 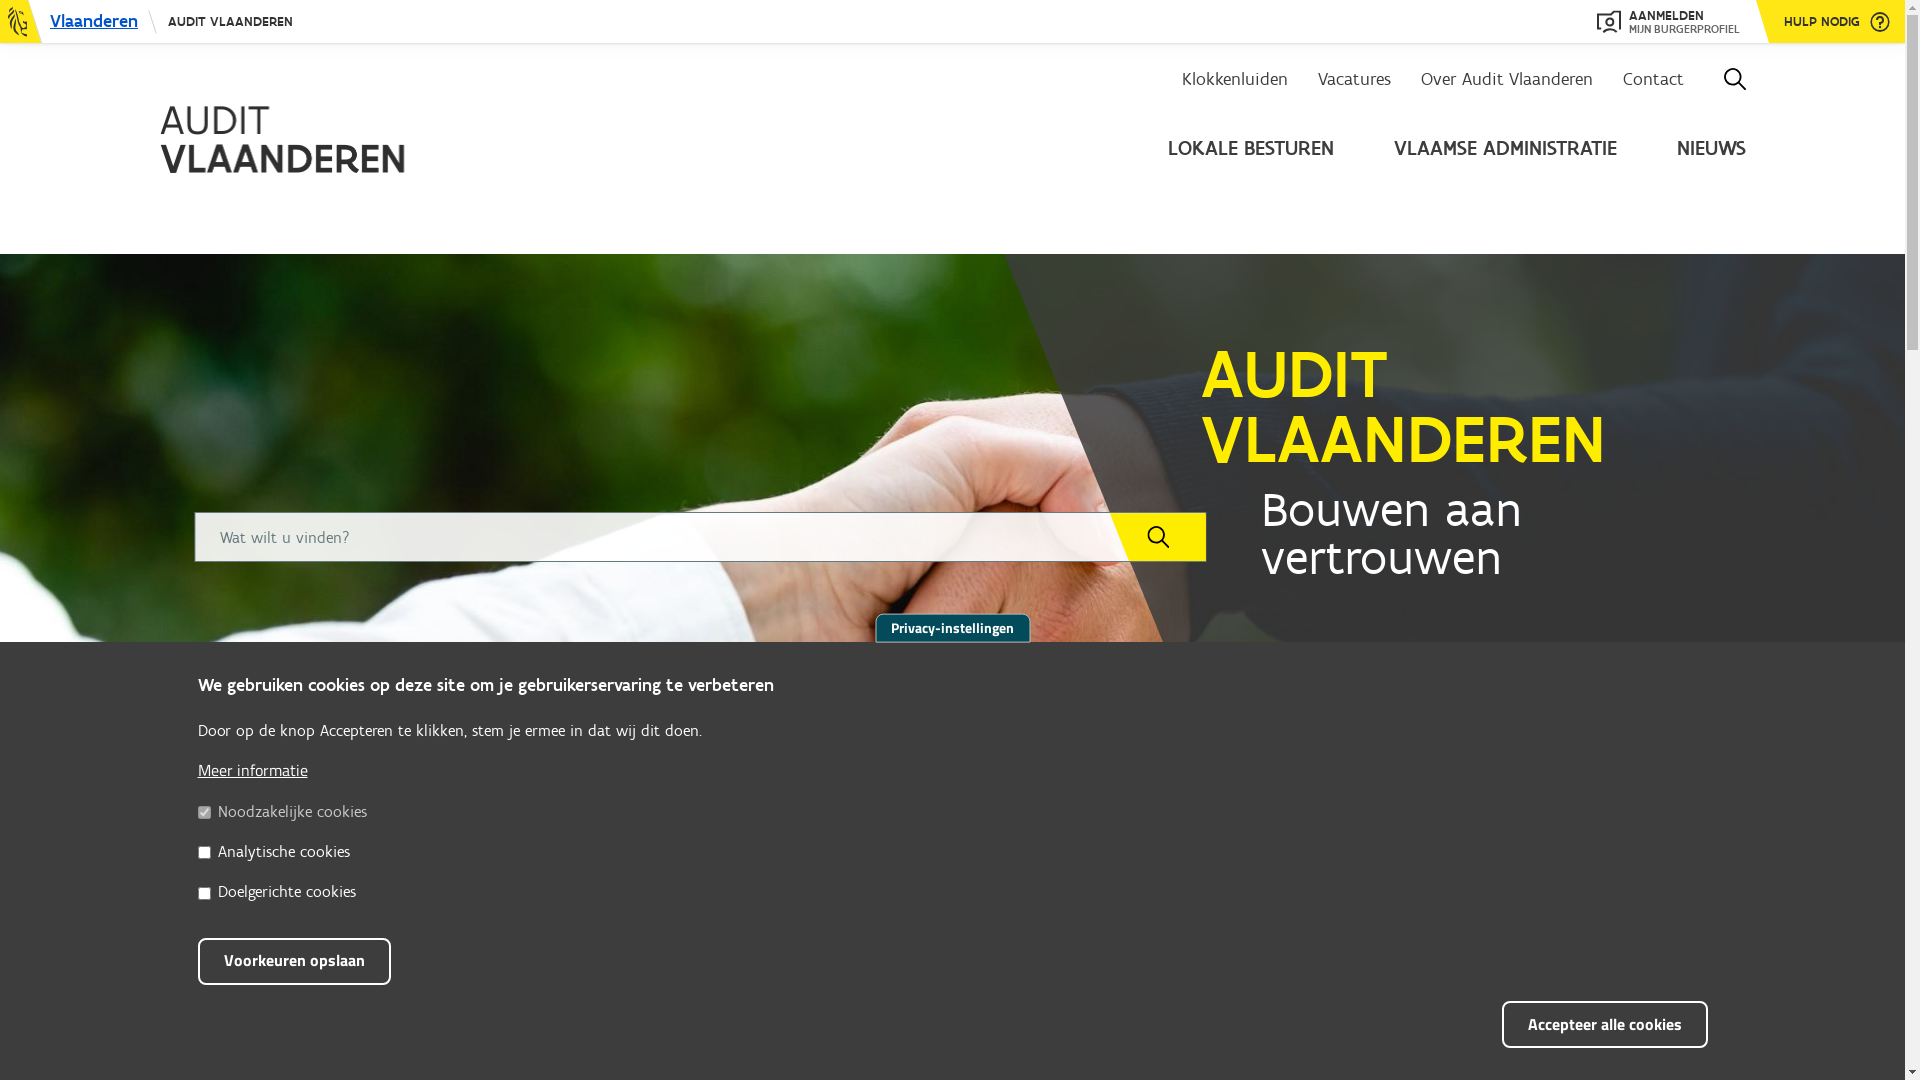 What do you see at coordinates (1354, 78) in the screenshot?
I see `'Vacatures'` at bounding box center [1354, 78].